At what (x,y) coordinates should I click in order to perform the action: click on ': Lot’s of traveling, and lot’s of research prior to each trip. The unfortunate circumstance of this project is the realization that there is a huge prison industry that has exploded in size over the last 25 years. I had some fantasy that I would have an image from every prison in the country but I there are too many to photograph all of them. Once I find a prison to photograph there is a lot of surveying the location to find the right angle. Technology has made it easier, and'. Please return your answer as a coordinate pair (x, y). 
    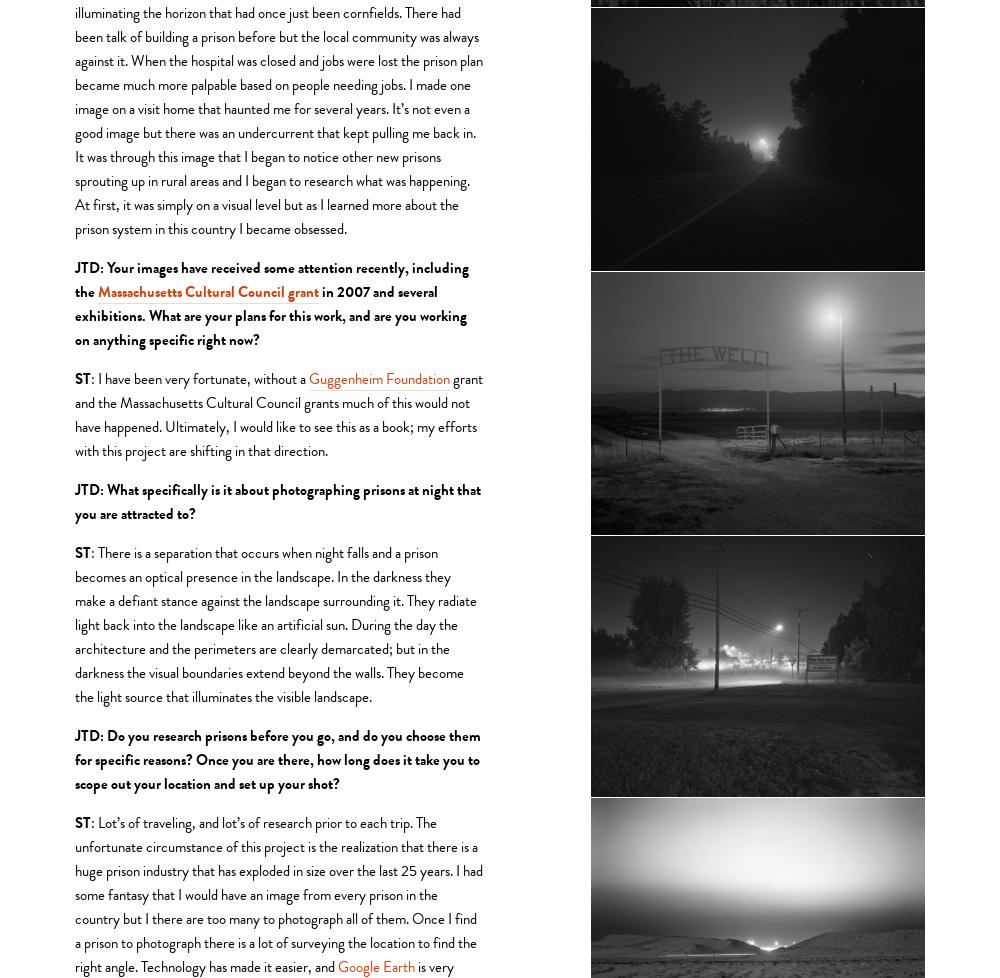
    Looking at the image, I should click on (280, 892).